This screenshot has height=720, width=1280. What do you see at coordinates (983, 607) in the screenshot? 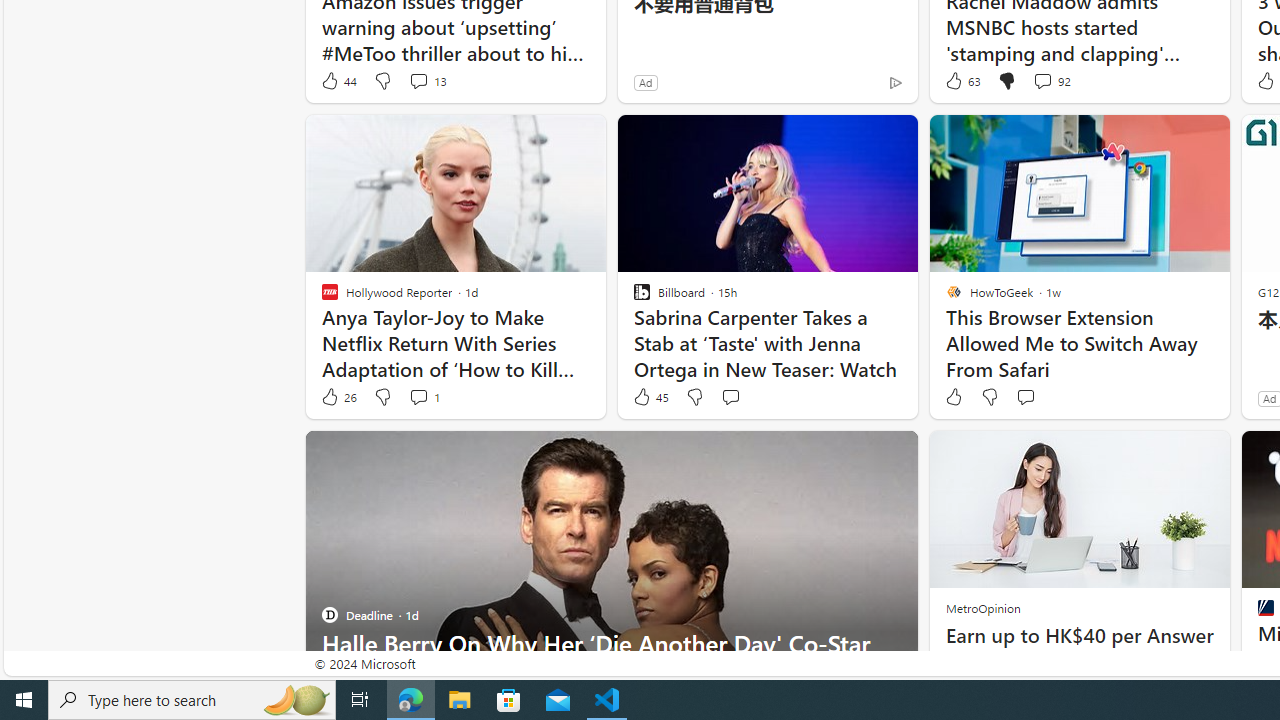
I see `'MetroOpinion'` at bounding box center [983, 607].